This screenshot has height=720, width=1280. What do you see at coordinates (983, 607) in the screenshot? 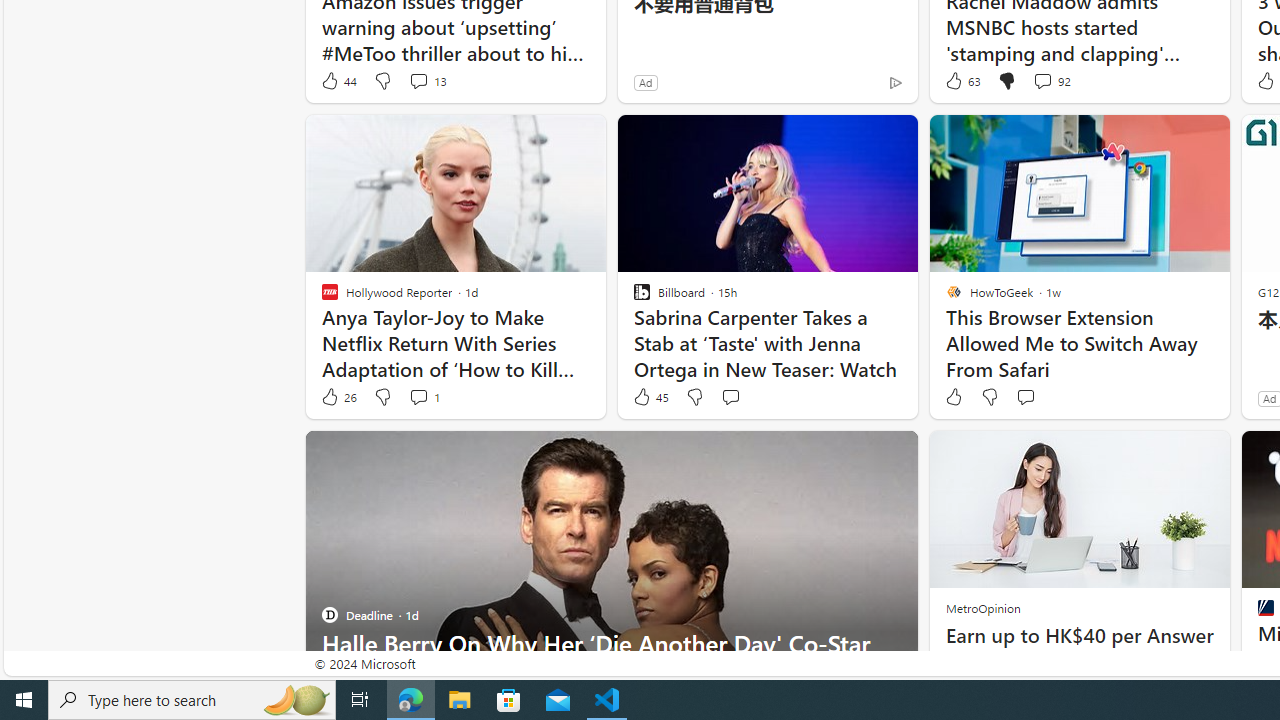
I see `'MetroOpinion'` at bounding box center [983, 607].